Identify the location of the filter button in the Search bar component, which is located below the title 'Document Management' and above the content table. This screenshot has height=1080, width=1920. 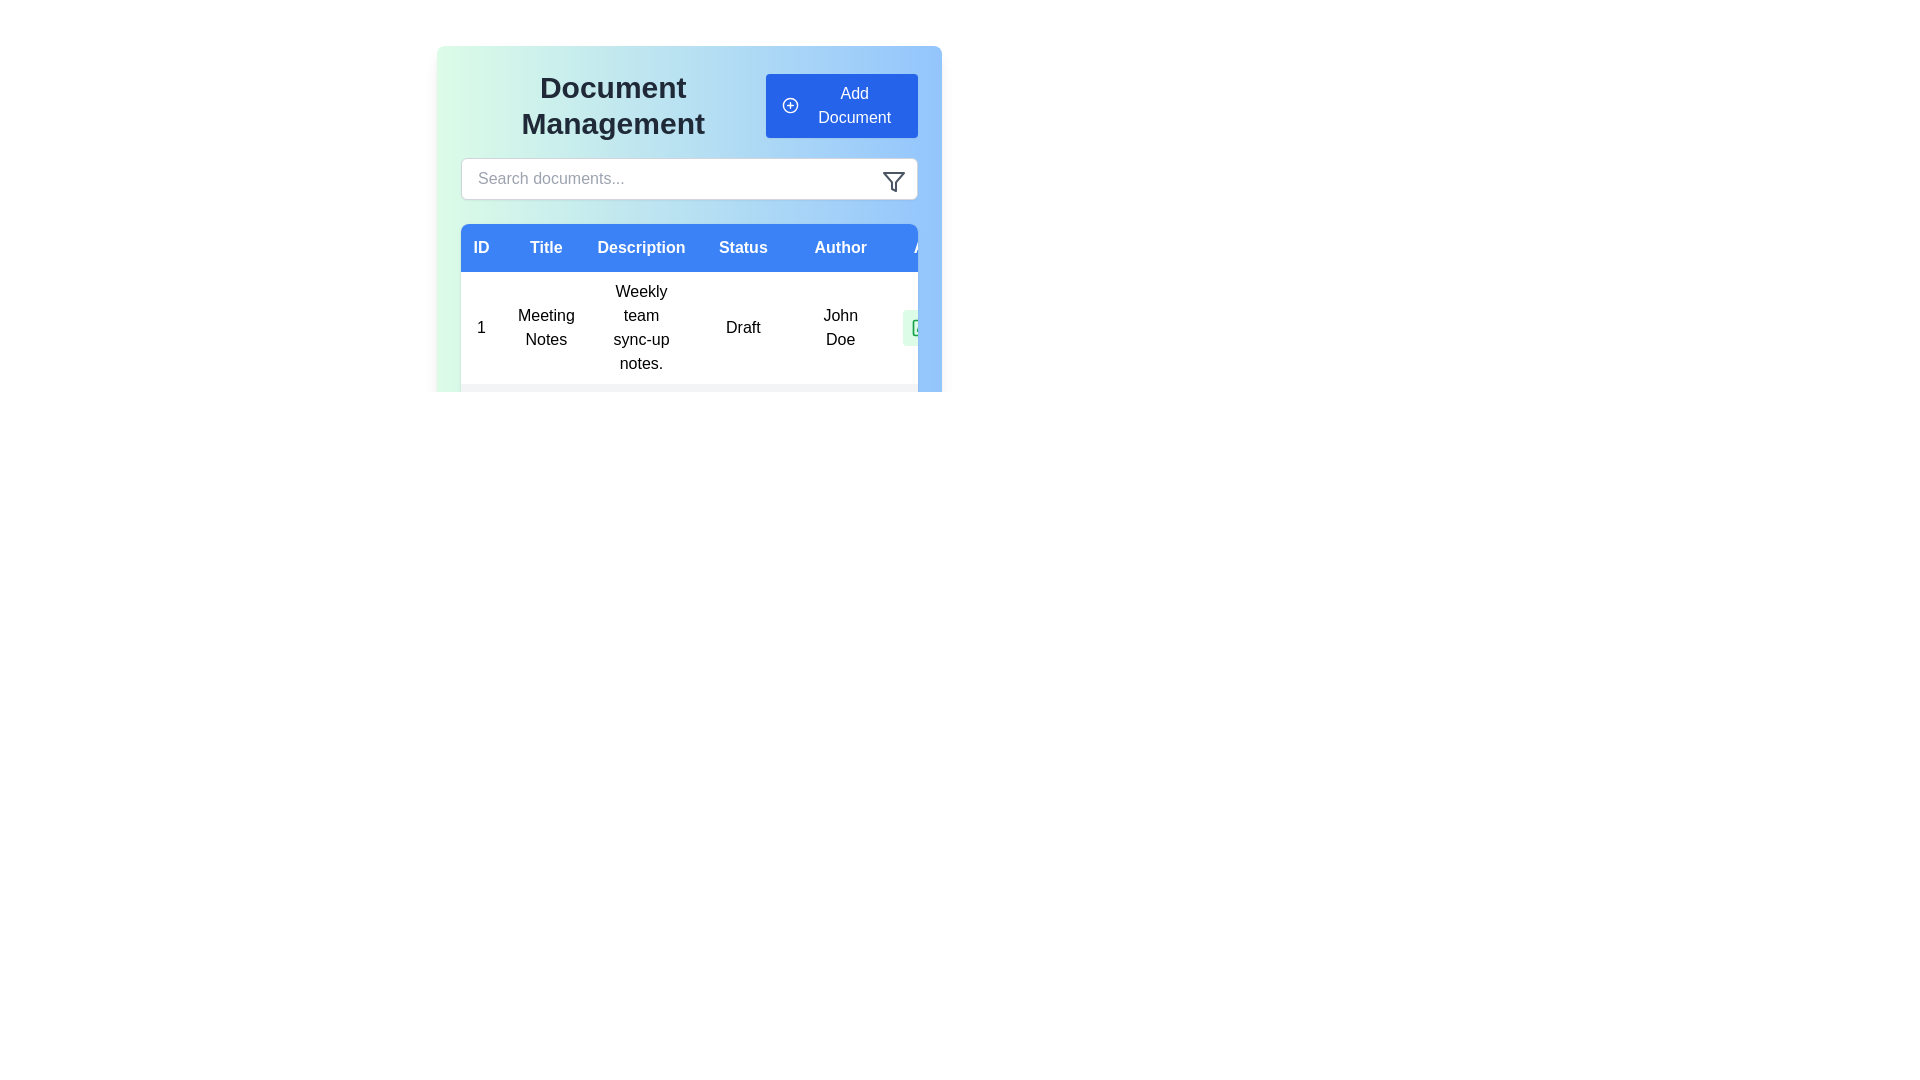
(689, 177).